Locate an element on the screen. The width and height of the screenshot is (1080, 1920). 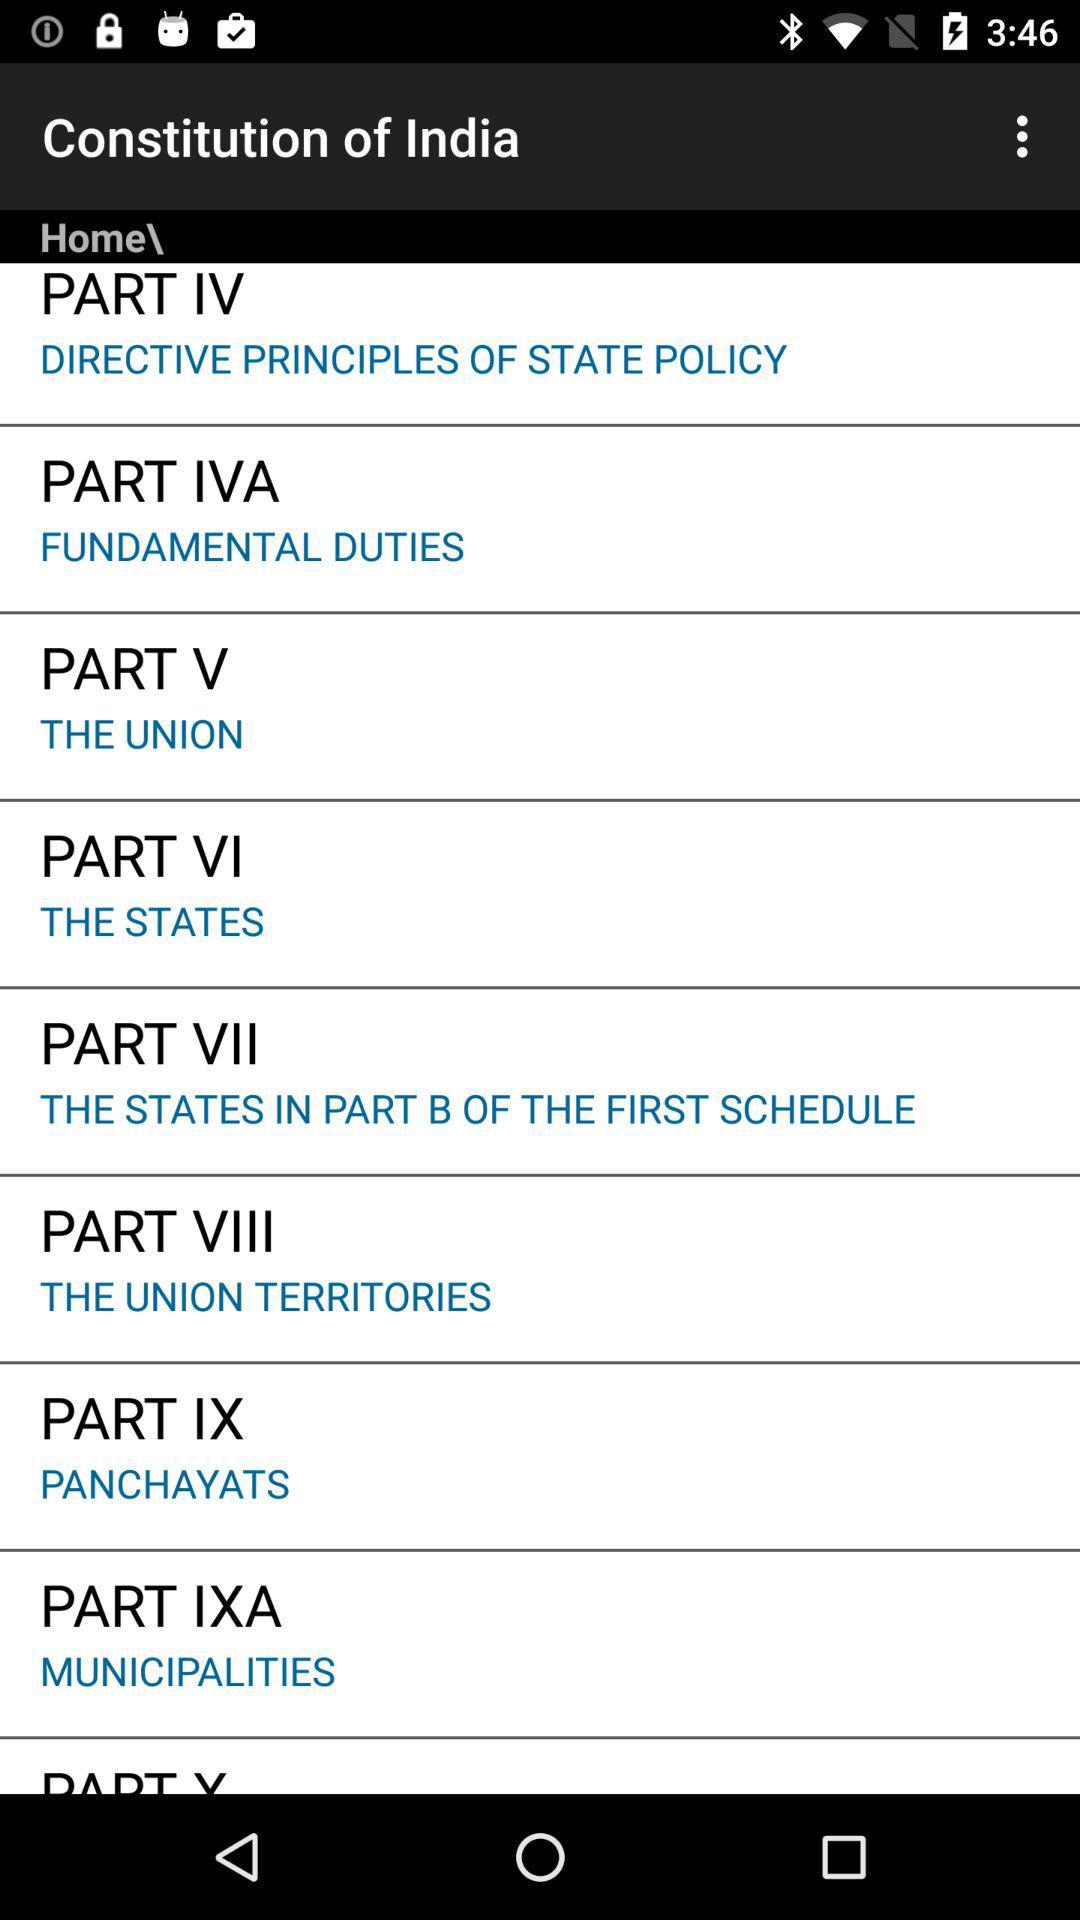
fundamental duties app is located at coordinates (540, 564).